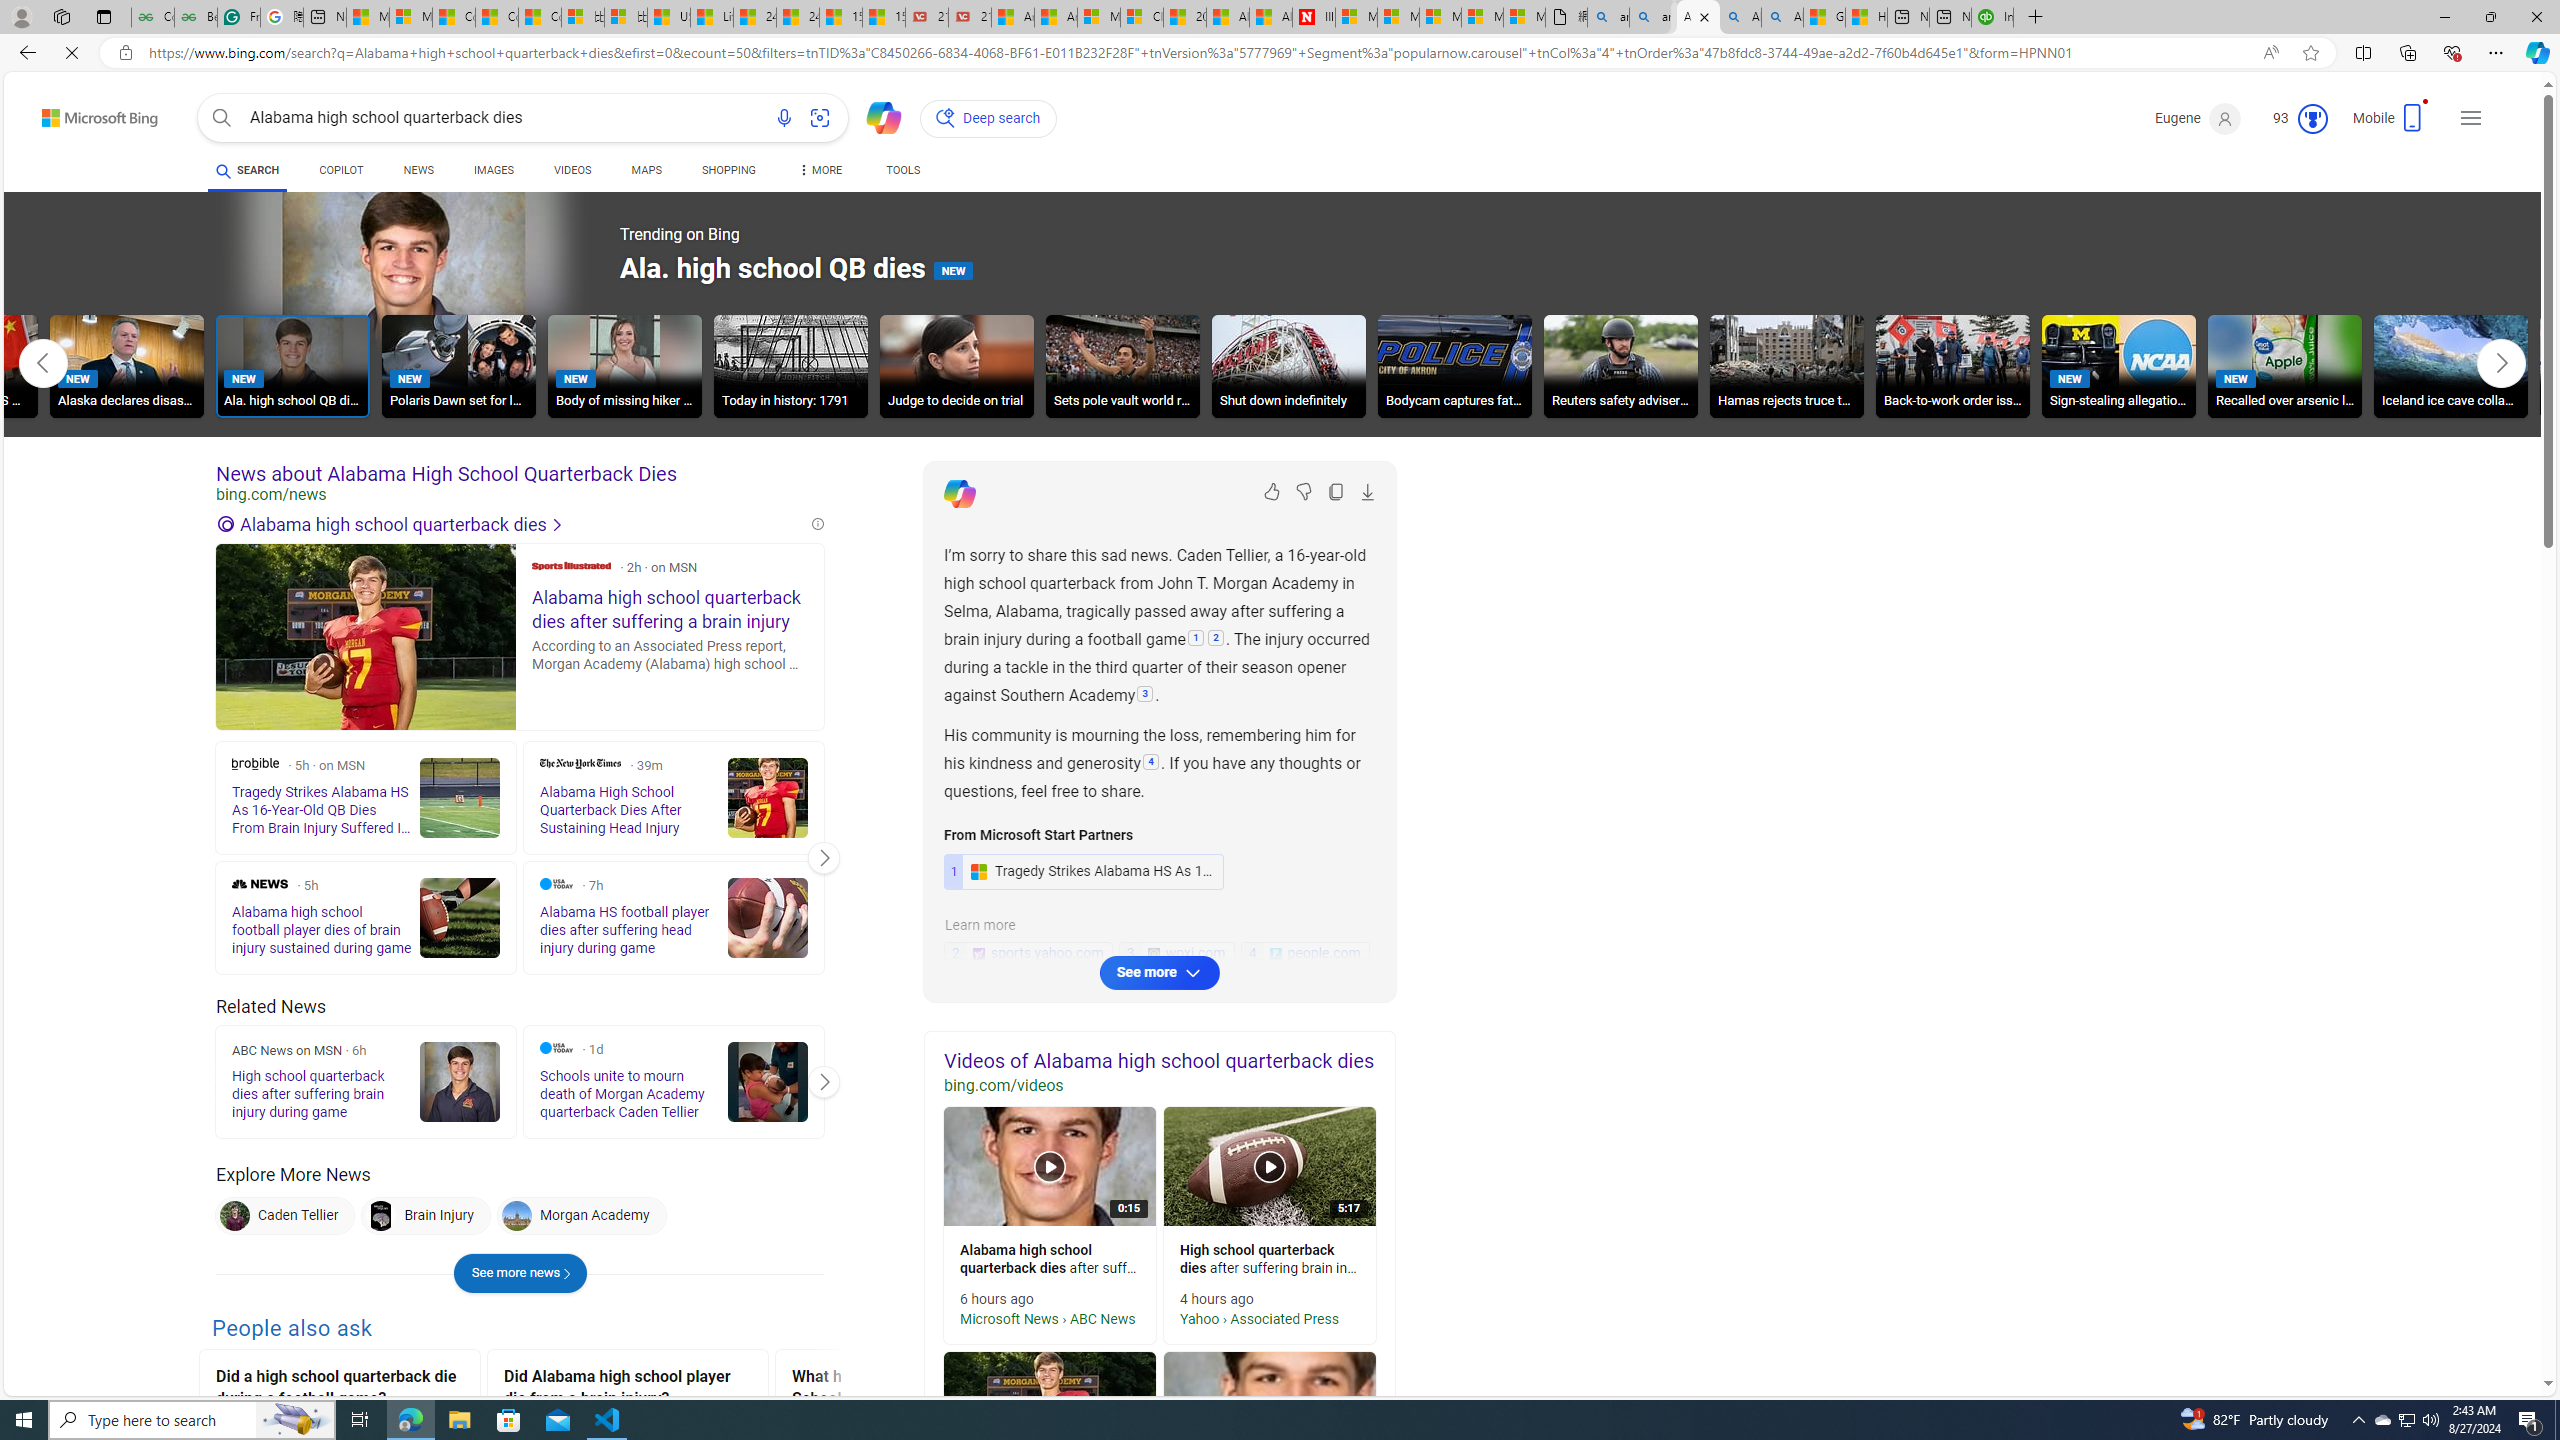 This screenshot has height=1440, width=2560. I want to click on 'What happened to a Selma High School quarterback?', so click(914, 1390).